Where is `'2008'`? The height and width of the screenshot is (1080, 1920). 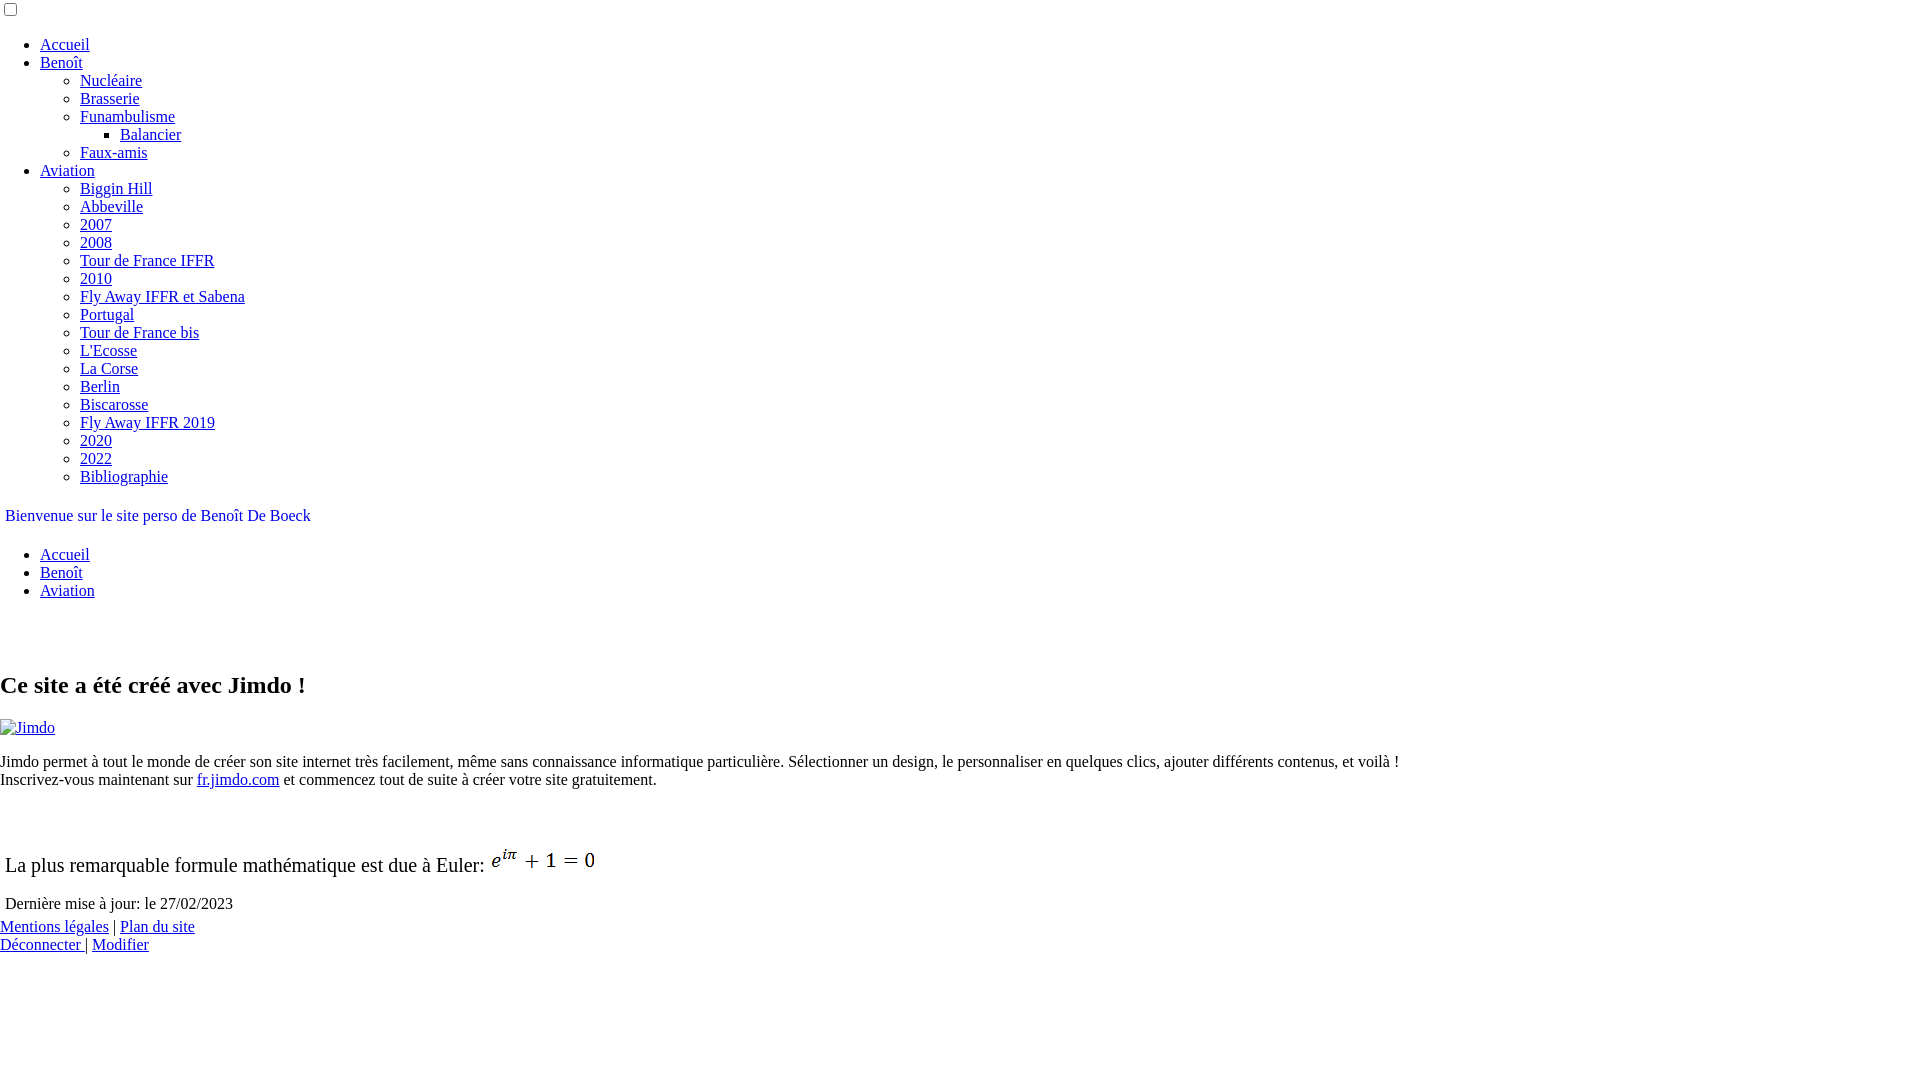
'2008' is located at coordinates (95, 241).